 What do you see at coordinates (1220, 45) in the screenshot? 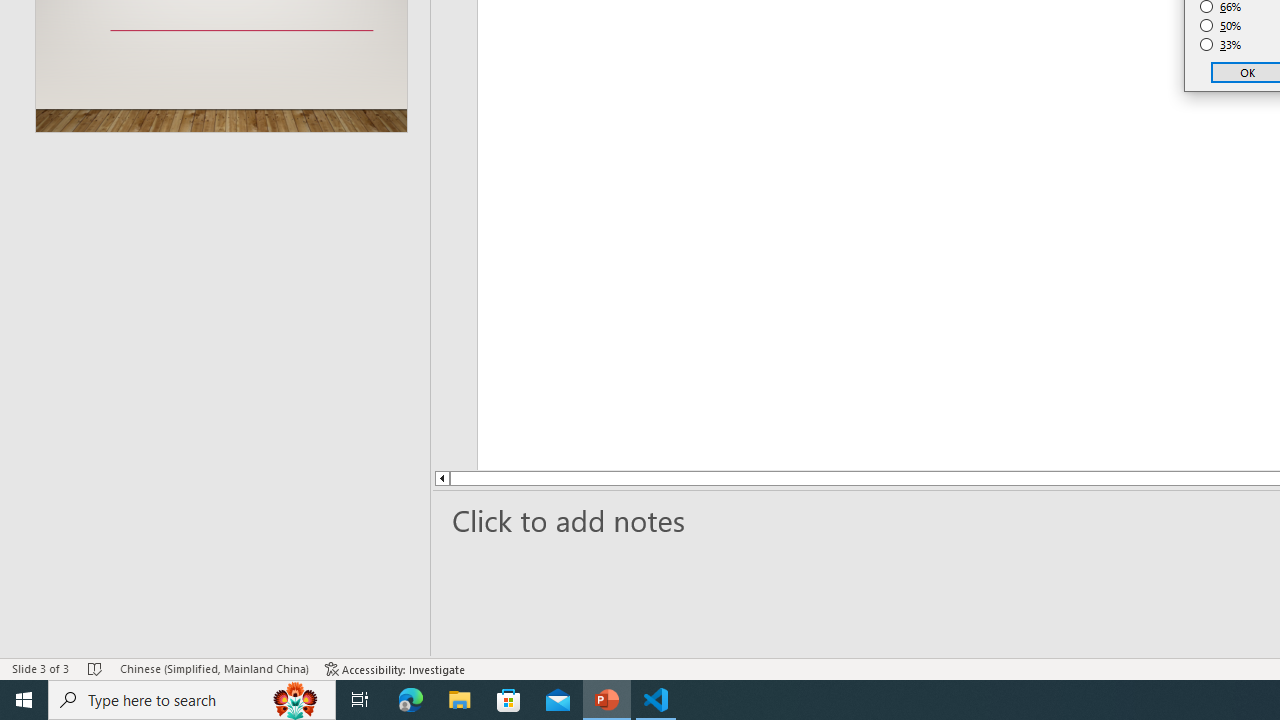
I see `'33%'` at bounding box center [1220, 45].